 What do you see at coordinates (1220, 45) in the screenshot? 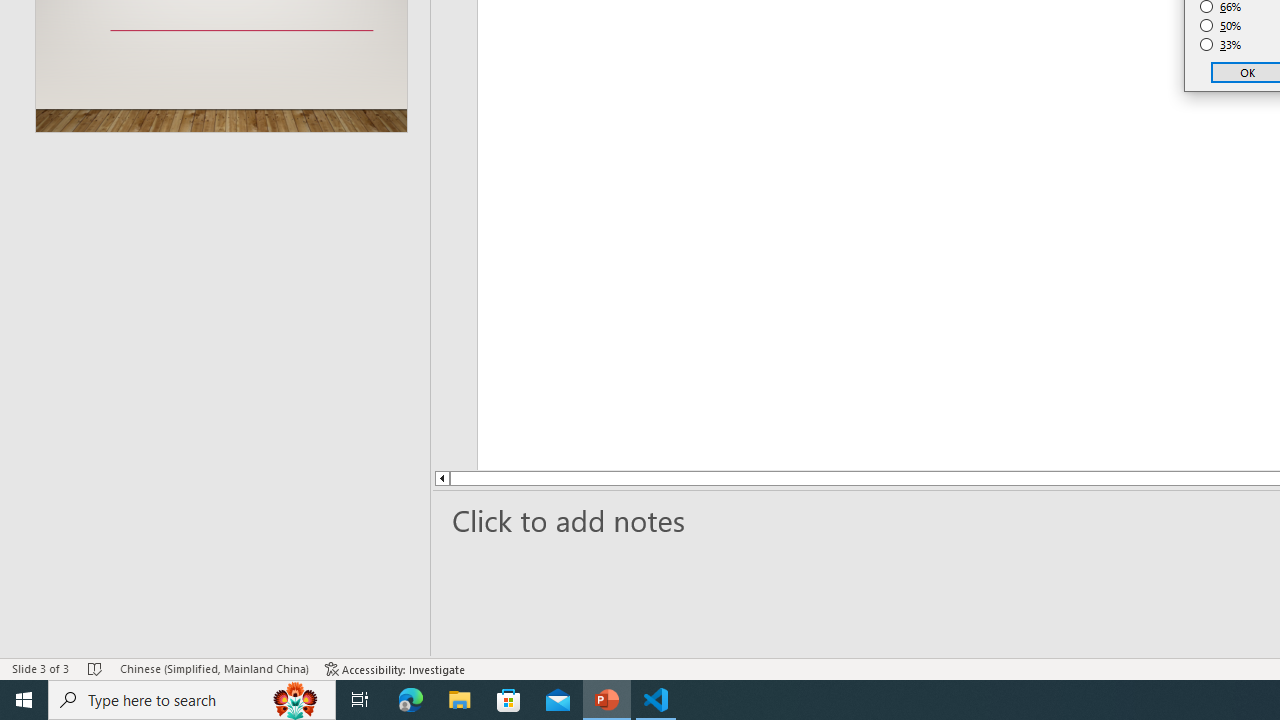
I see `'33%'` at bounding box center [1220, 45].